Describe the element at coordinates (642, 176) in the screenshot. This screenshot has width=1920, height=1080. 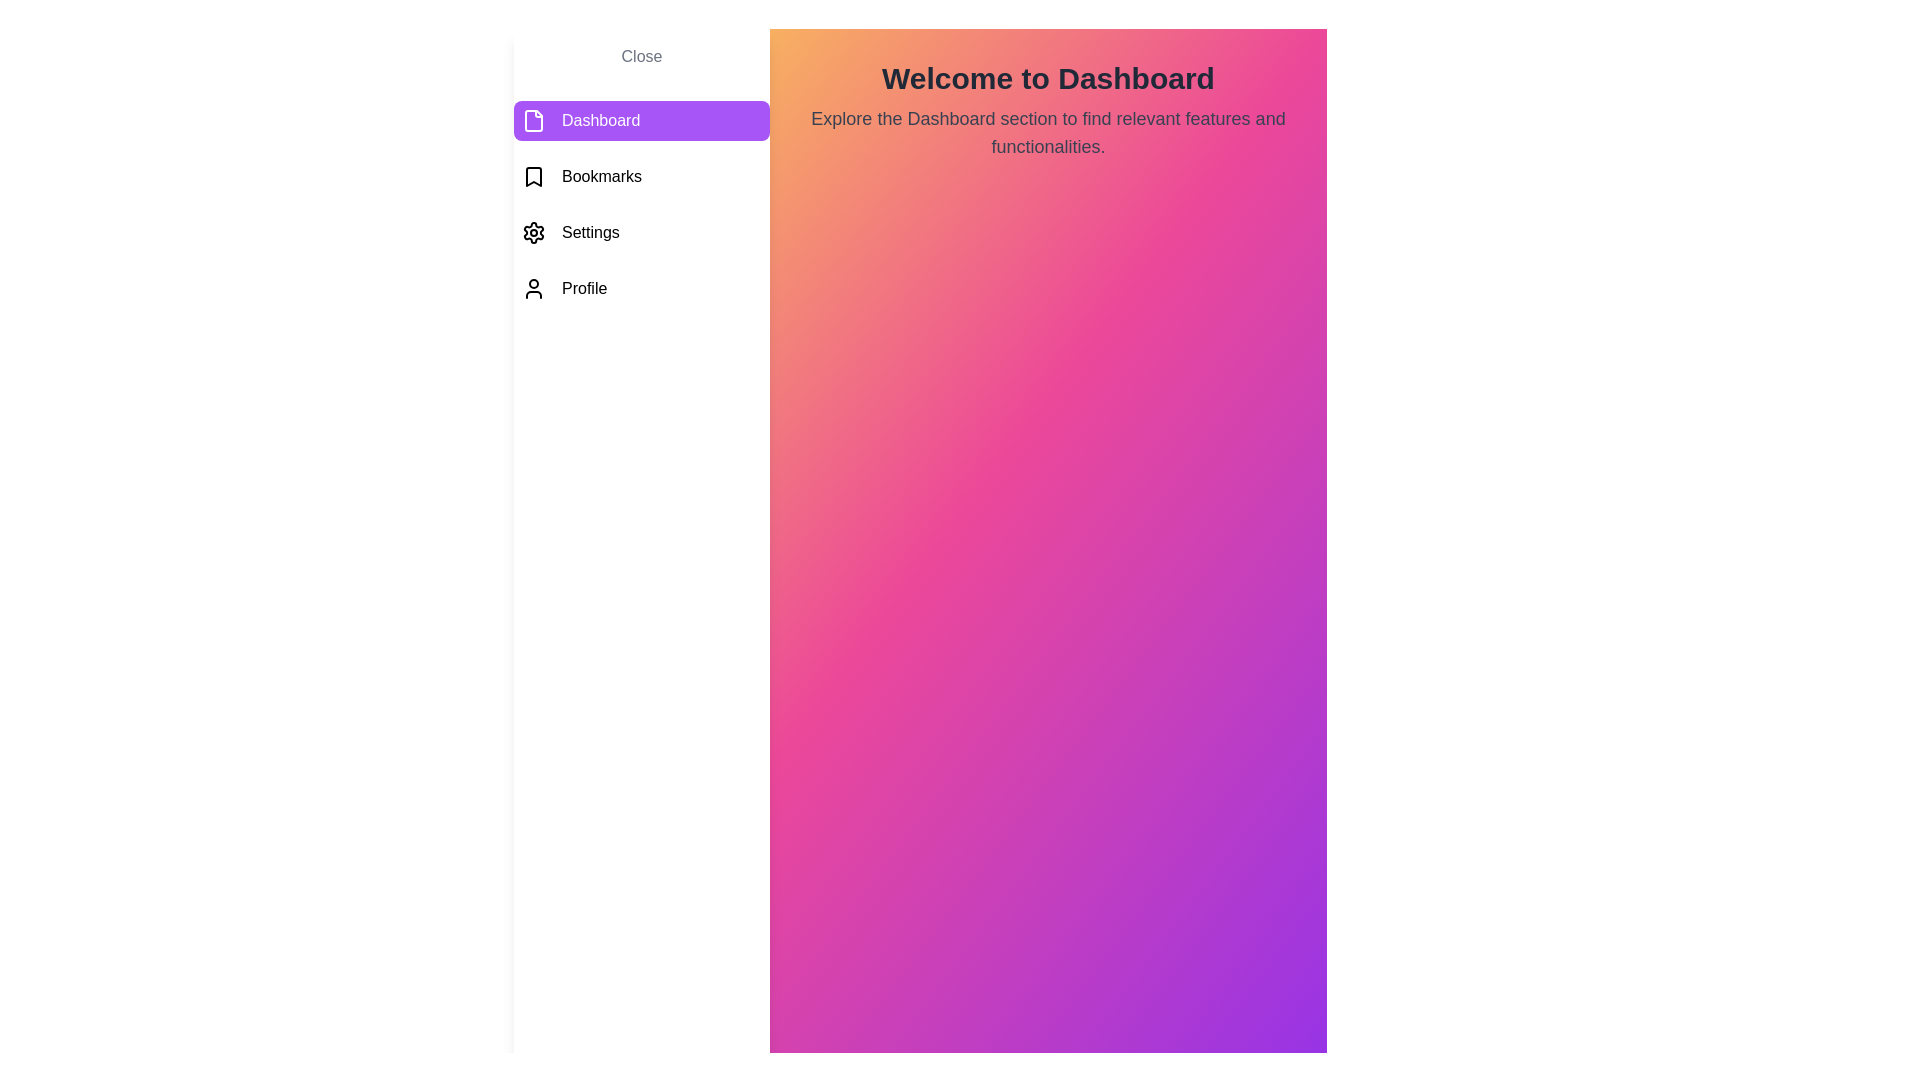
I see `the Bookmarks tab from the menu` at that location.